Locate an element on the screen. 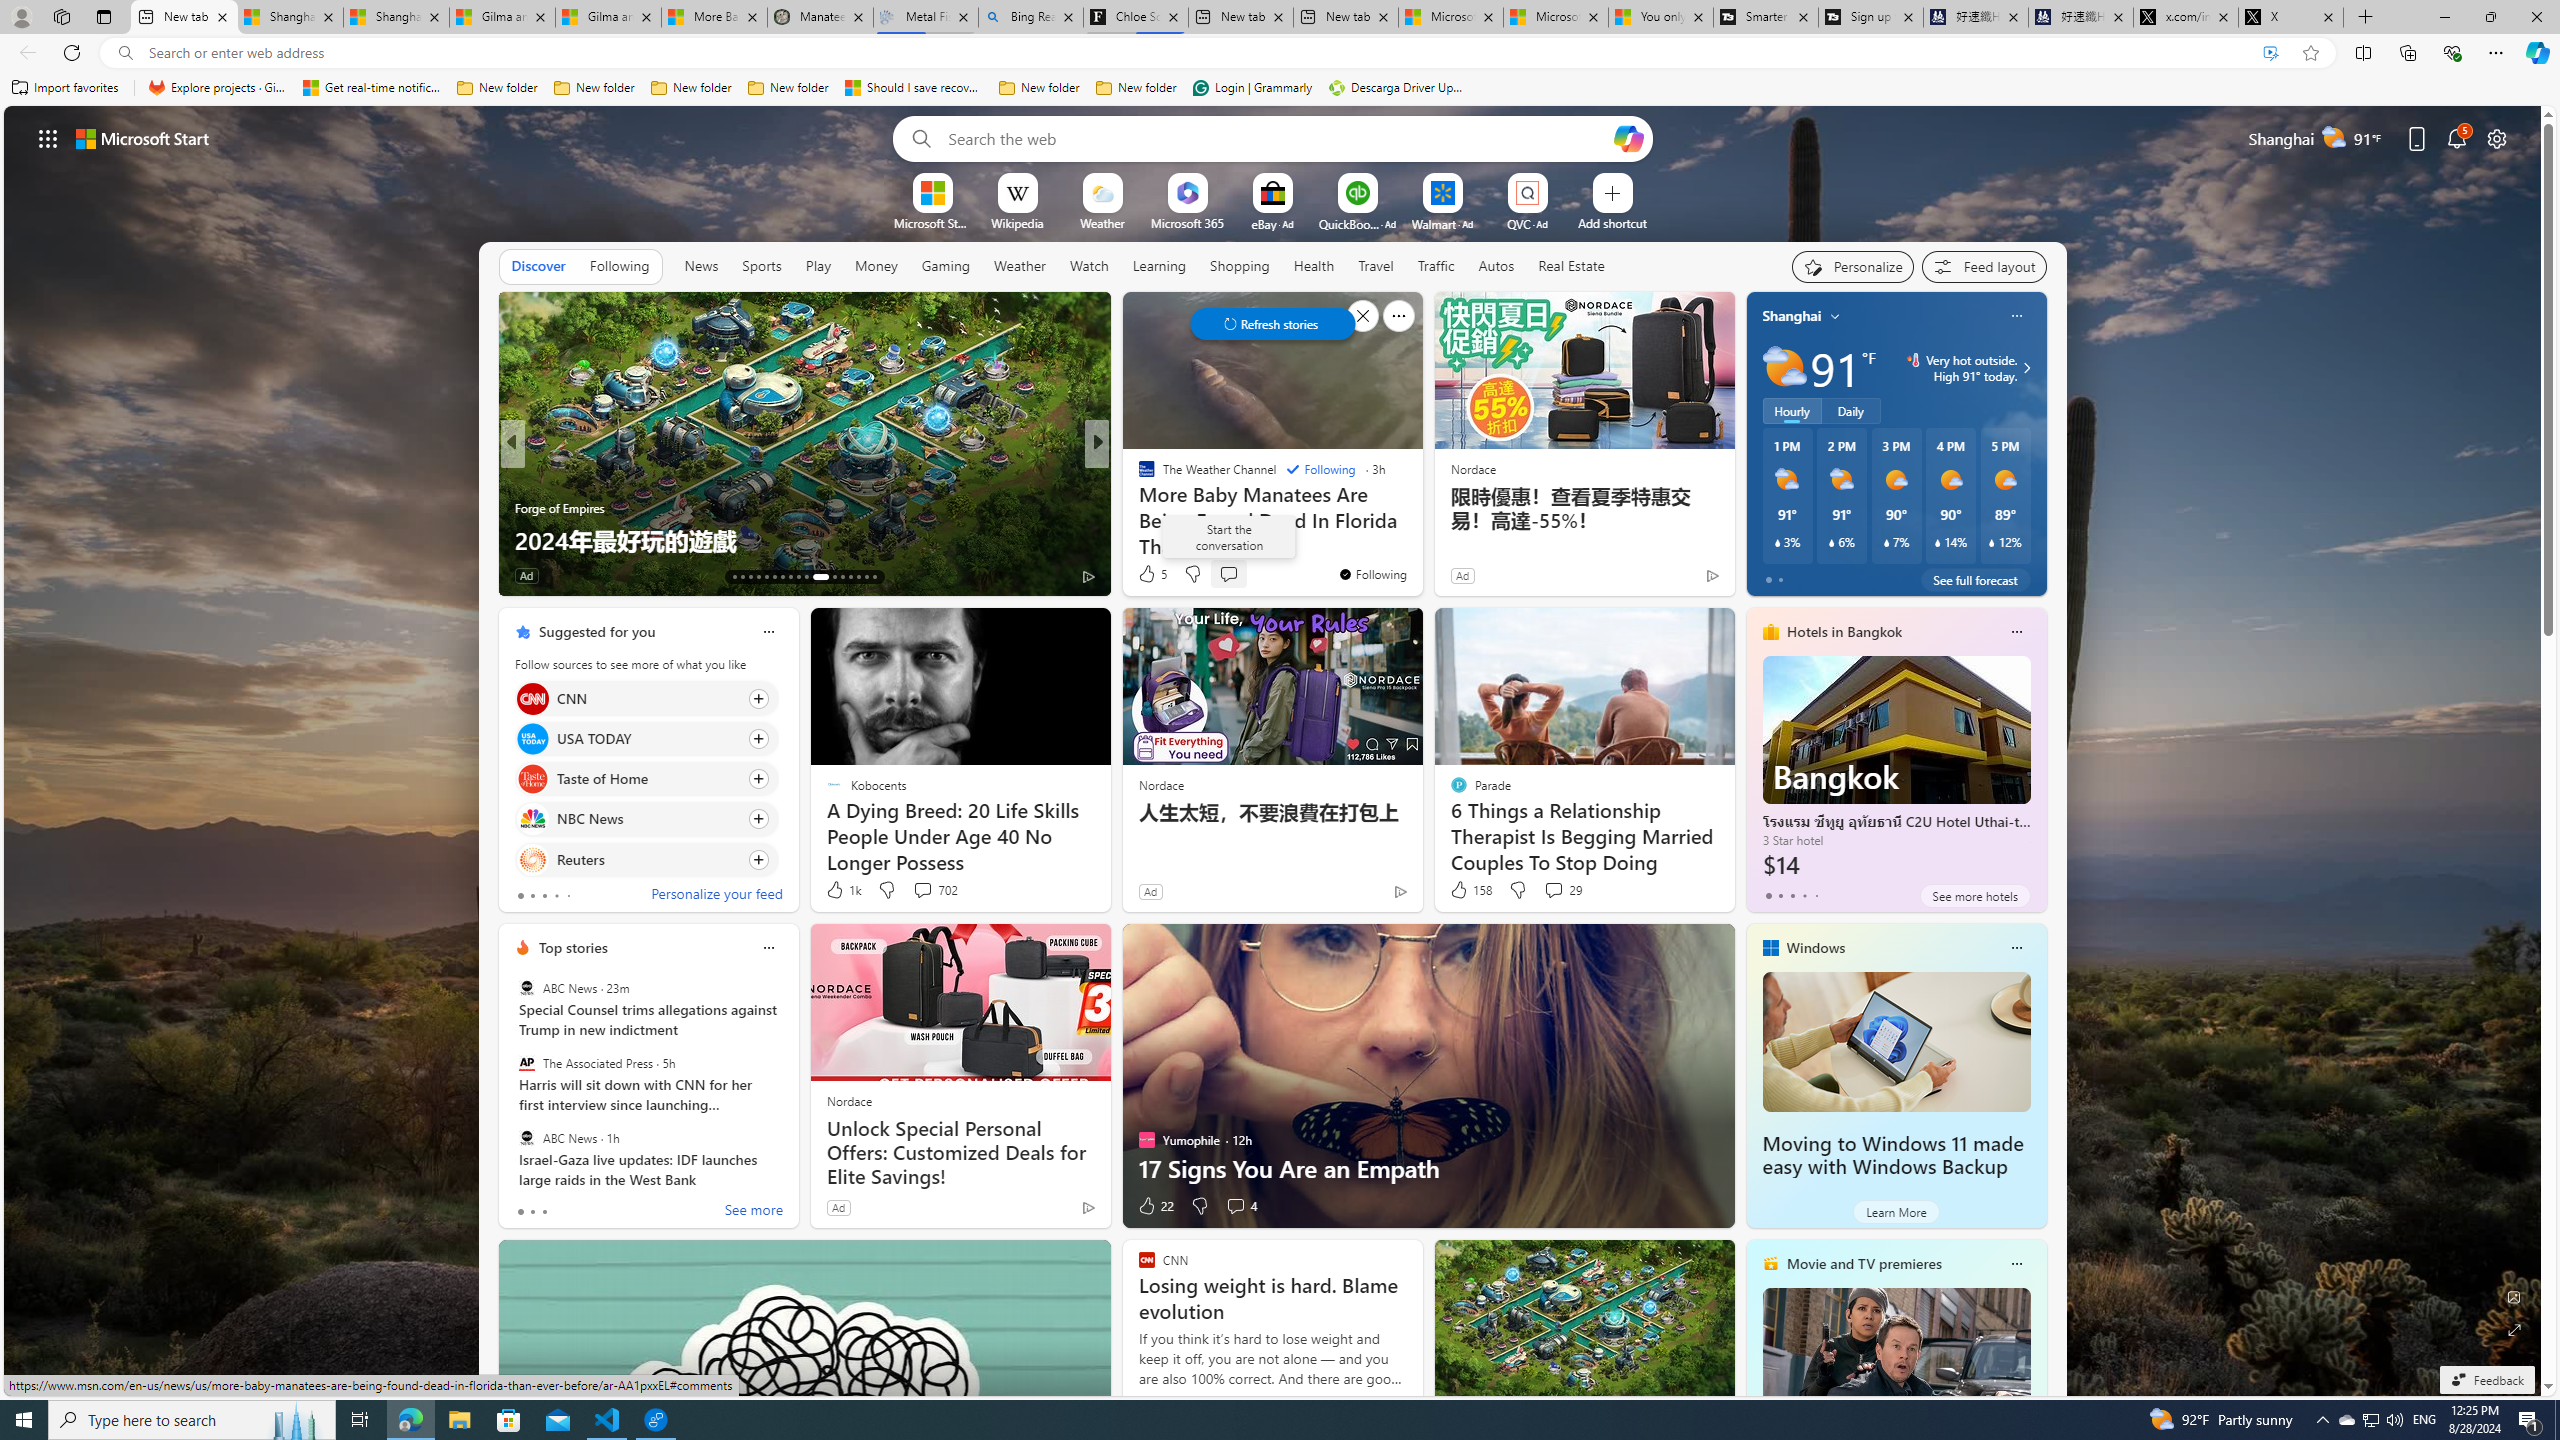 The height and width of the screenshot is (1440, 2560). 'App launcher' is located at coordinates (48, 137).